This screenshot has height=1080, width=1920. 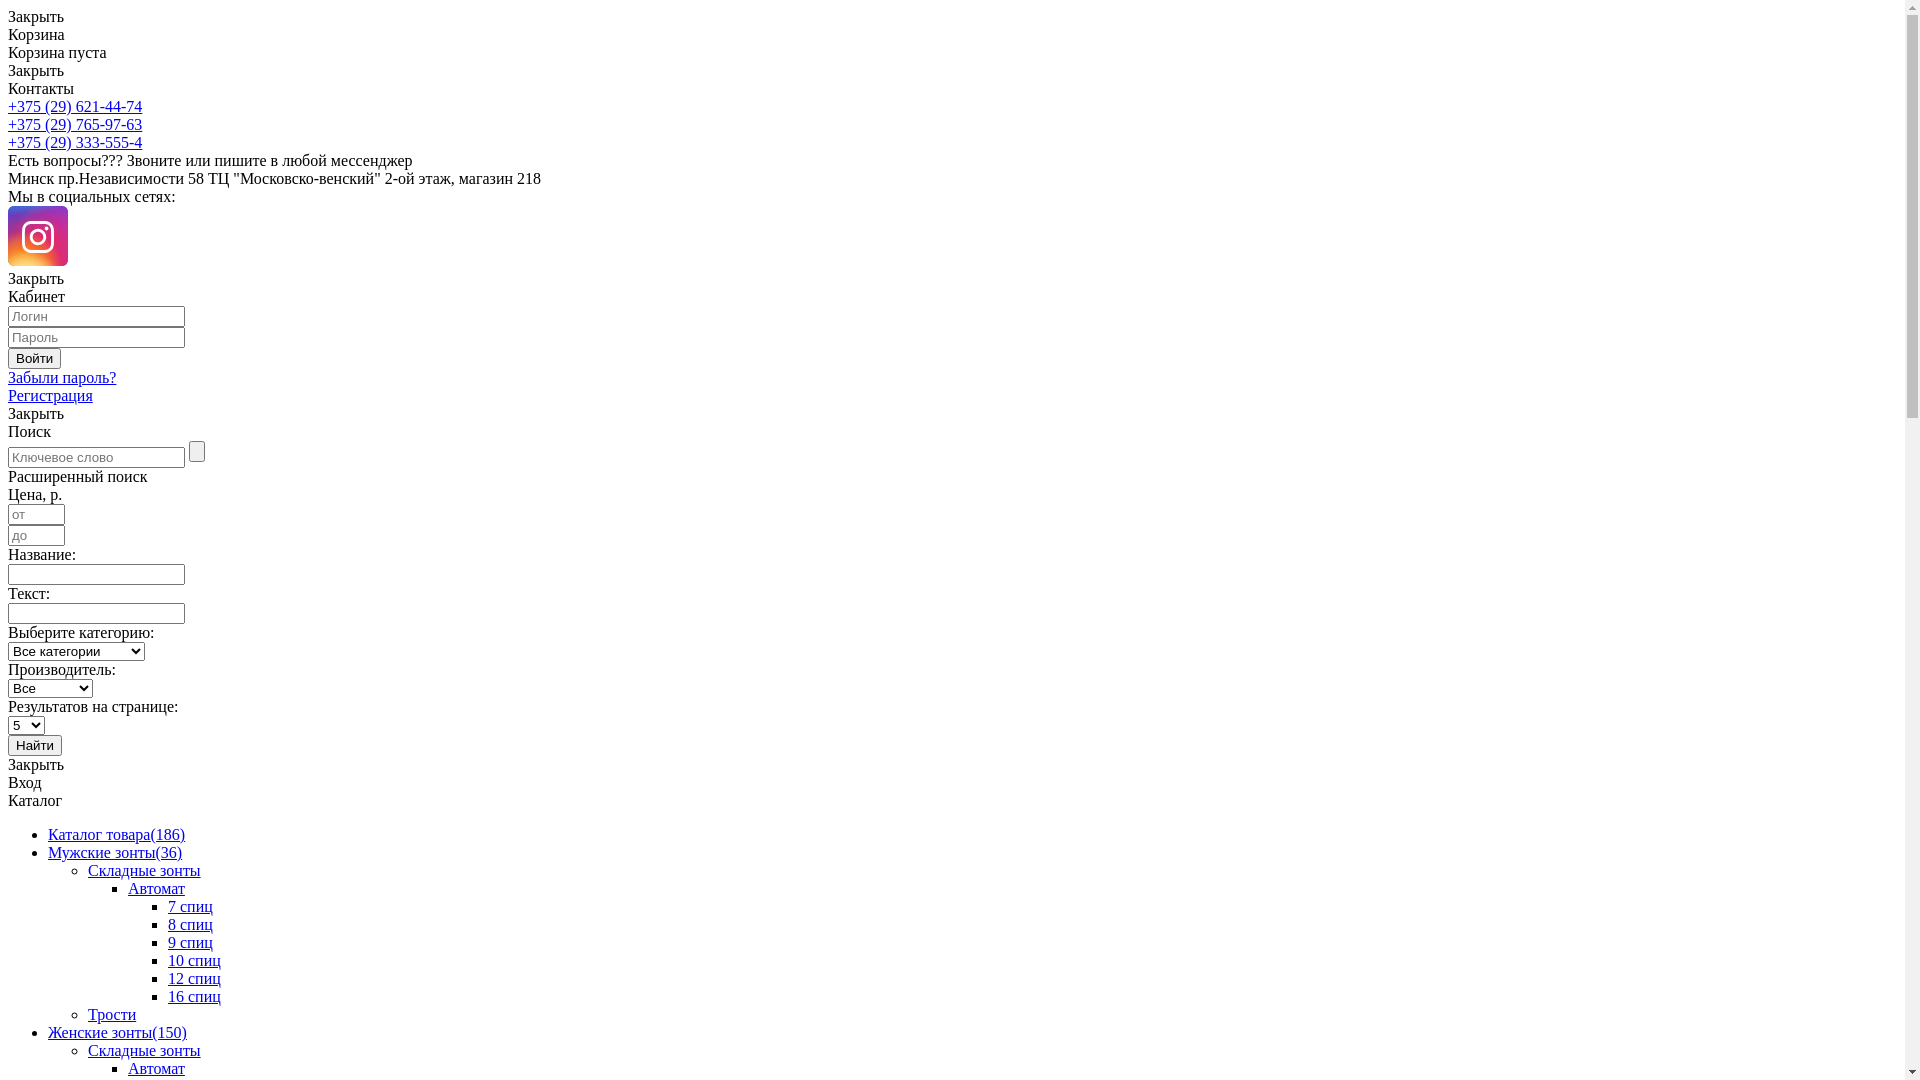 What do you see at coordinates (8, 124) in the screenshot?
I see `'+375 (29) 765-97-63'` at bounding box center [8, 124].